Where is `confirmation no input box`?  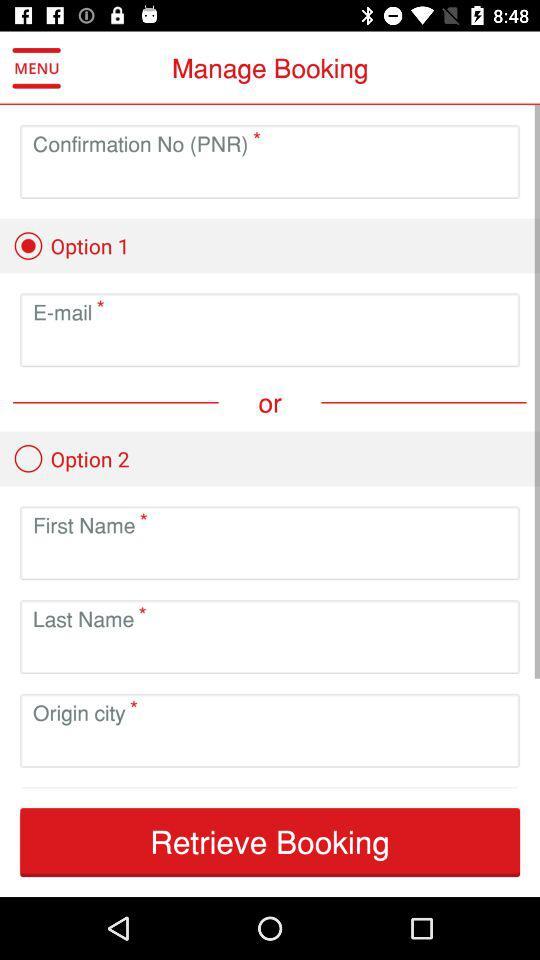 confirmation no input box is located at coordinates (270, 176).